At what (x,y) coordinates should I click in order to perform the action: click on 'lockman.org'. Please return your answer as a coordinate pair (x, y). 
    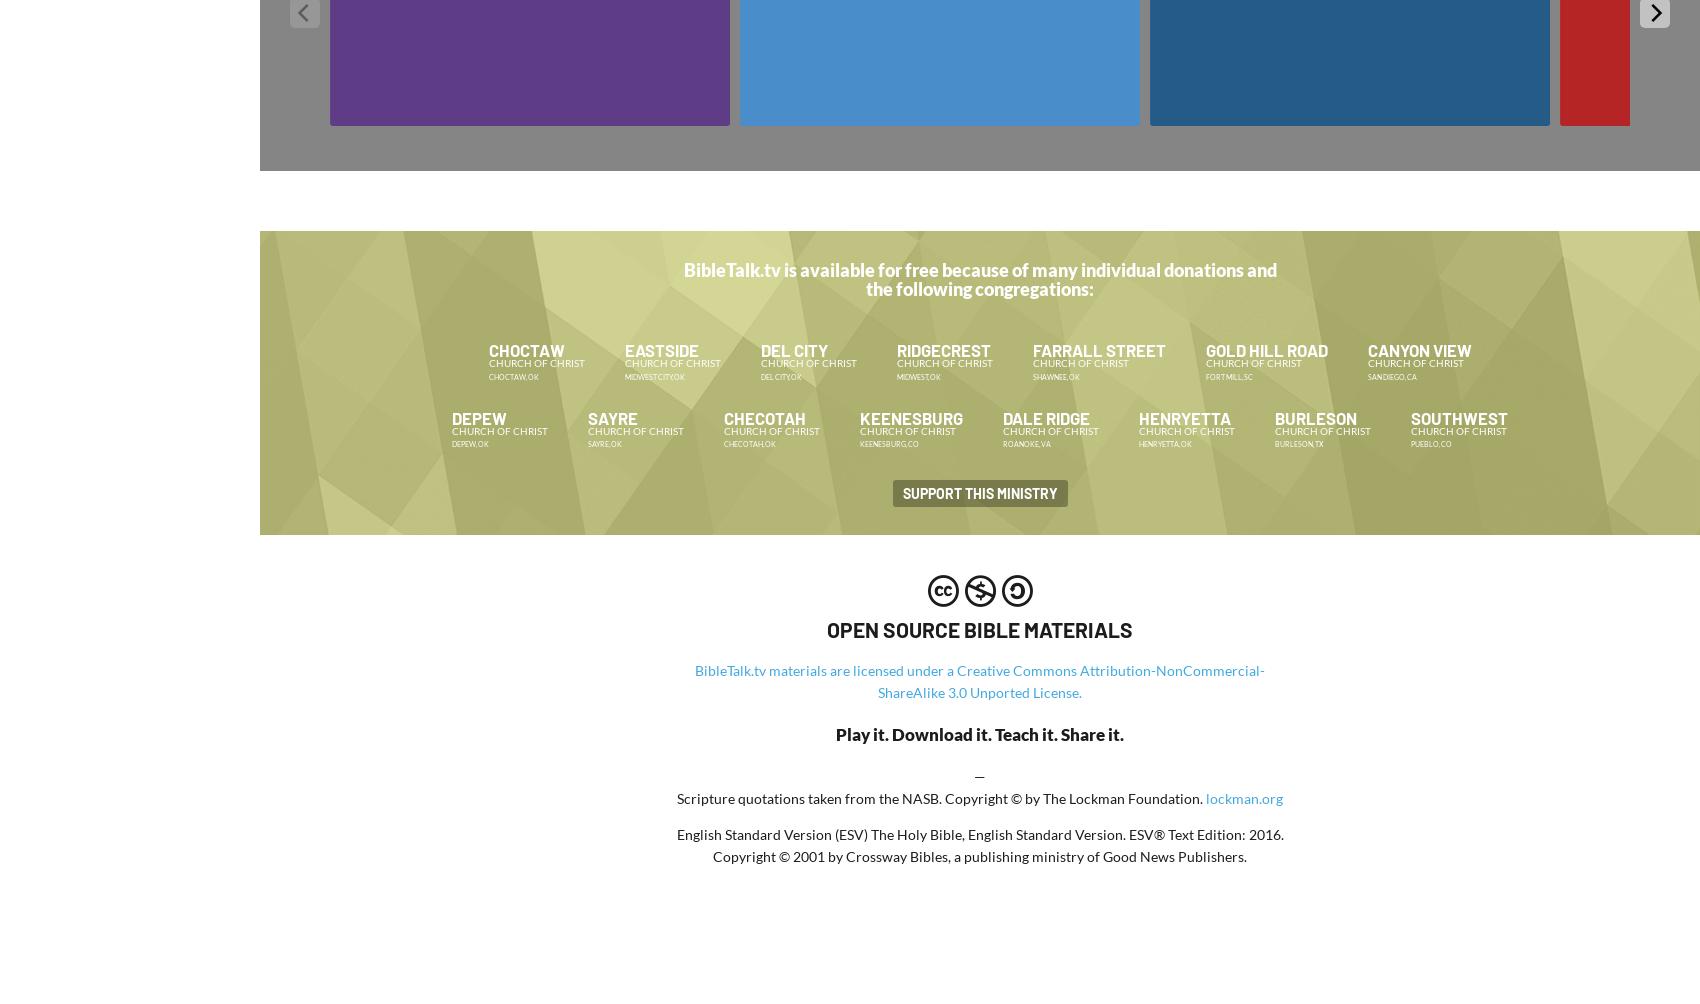
    Looking at the image, I should click on (1243, 798).